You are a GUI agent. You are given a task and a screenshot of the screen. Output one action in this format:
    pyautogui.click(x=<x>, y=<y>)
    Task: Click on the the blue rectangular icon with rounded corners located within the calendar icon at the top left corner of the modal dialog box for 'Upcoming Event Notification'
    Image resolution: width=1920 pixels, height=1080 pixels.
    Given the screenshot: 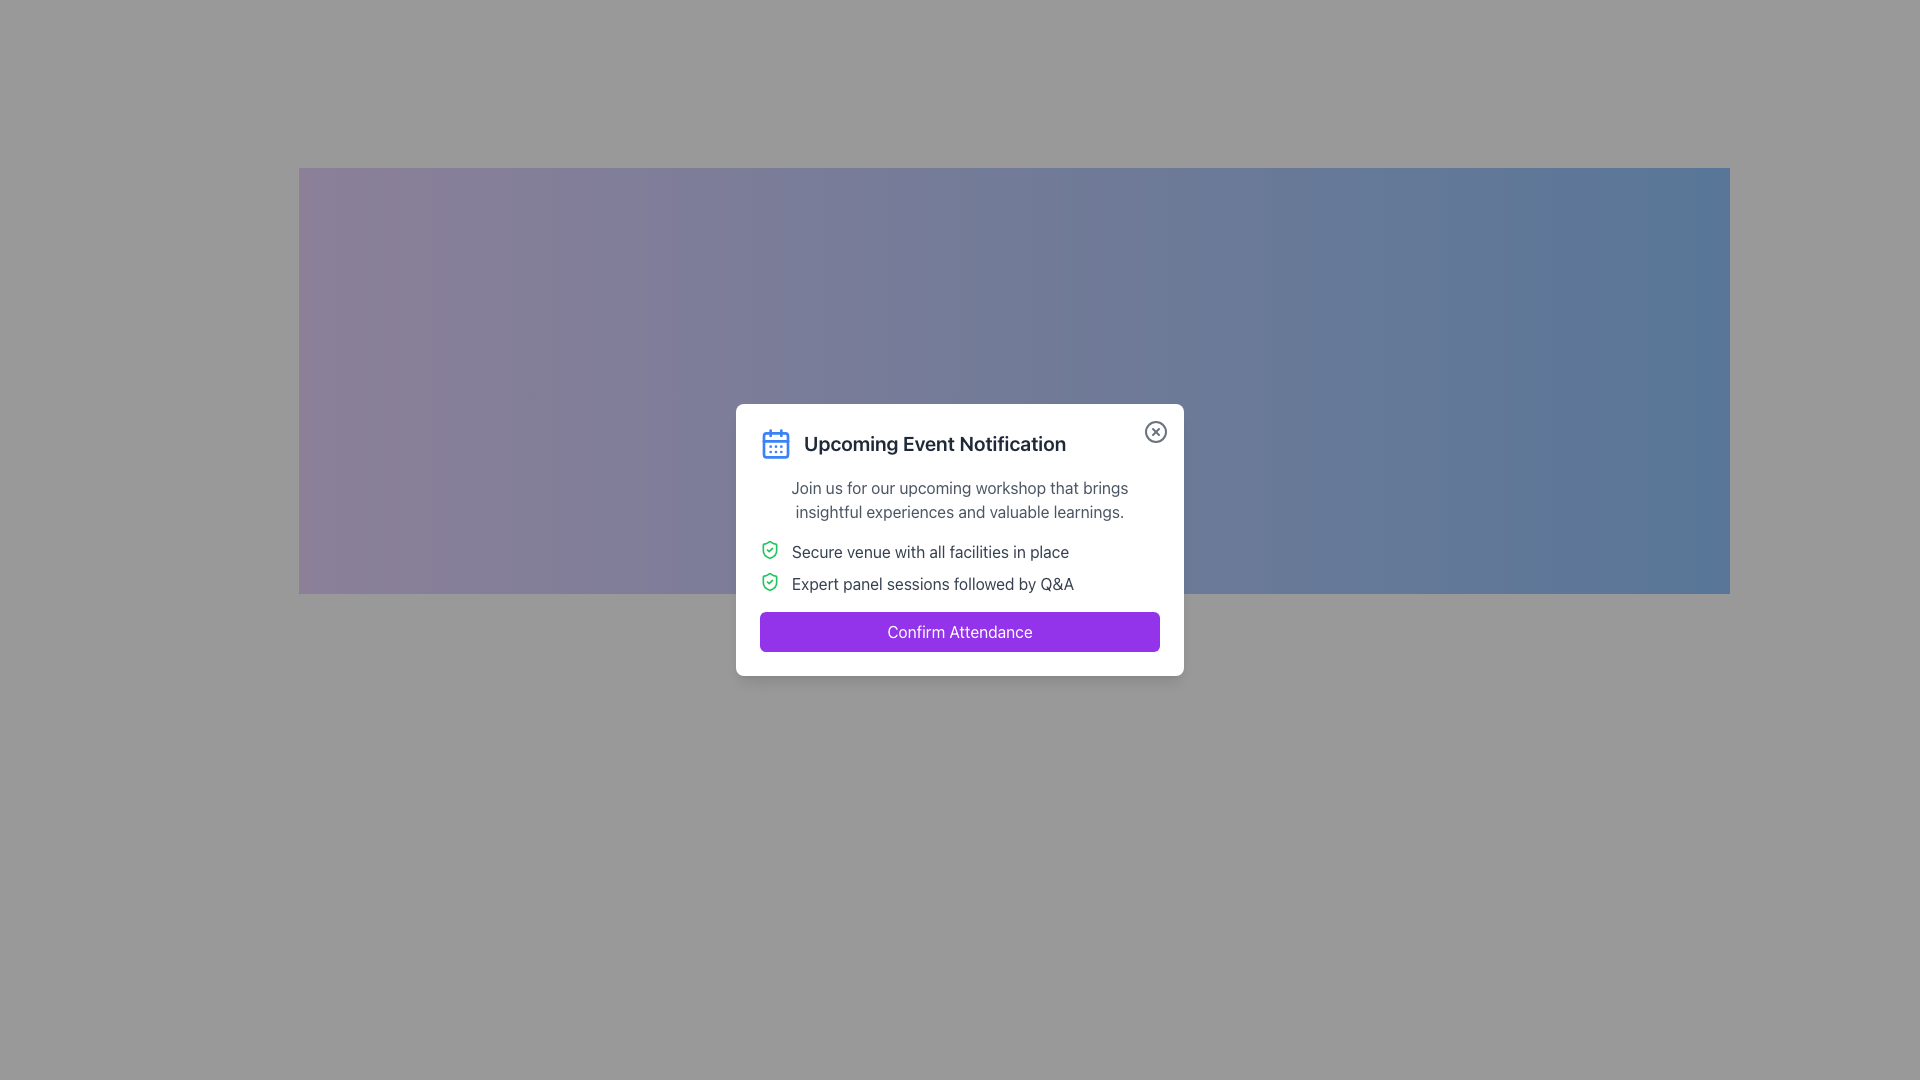 What is the action you would take?
    pyautogui.click(x=775, y=443)
    